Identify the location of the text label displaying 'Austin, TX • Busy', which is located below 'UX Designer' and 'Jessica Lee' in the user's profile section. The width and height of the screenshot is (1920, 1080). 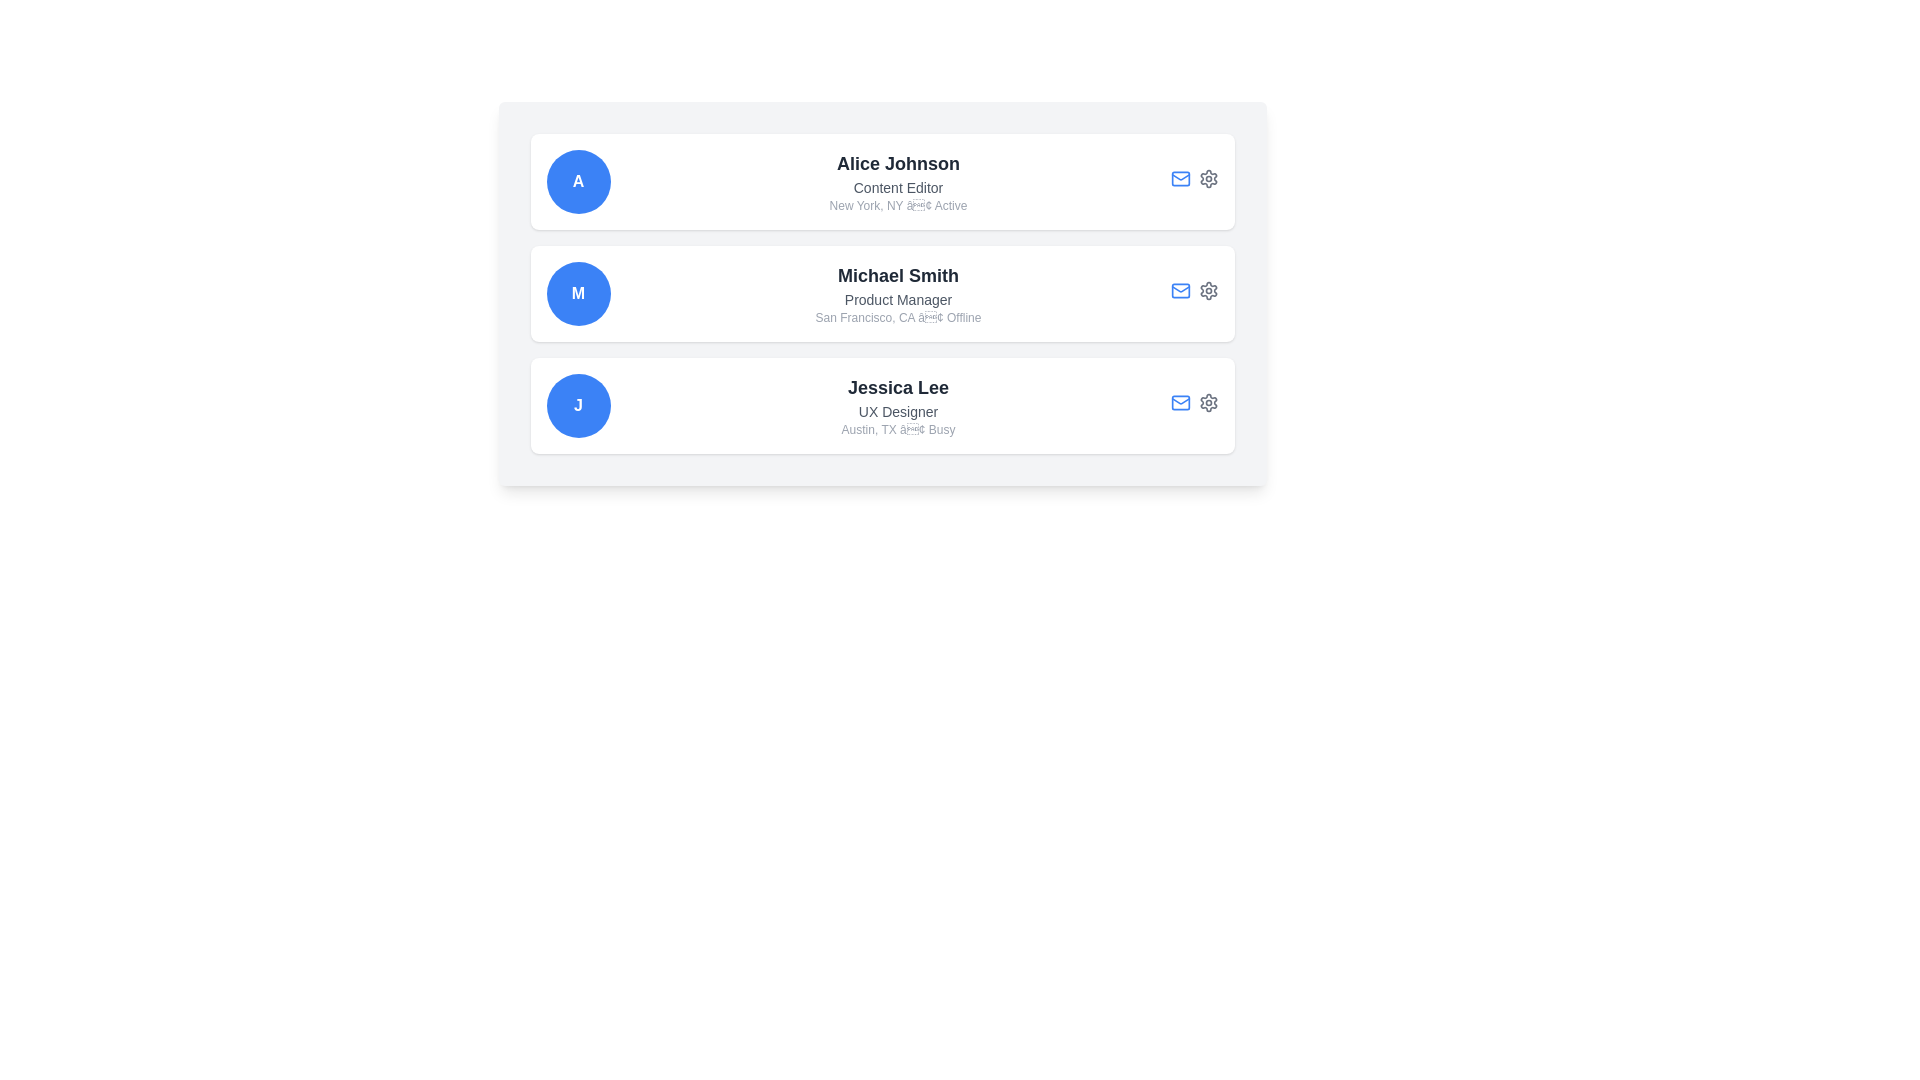
(897, 428).